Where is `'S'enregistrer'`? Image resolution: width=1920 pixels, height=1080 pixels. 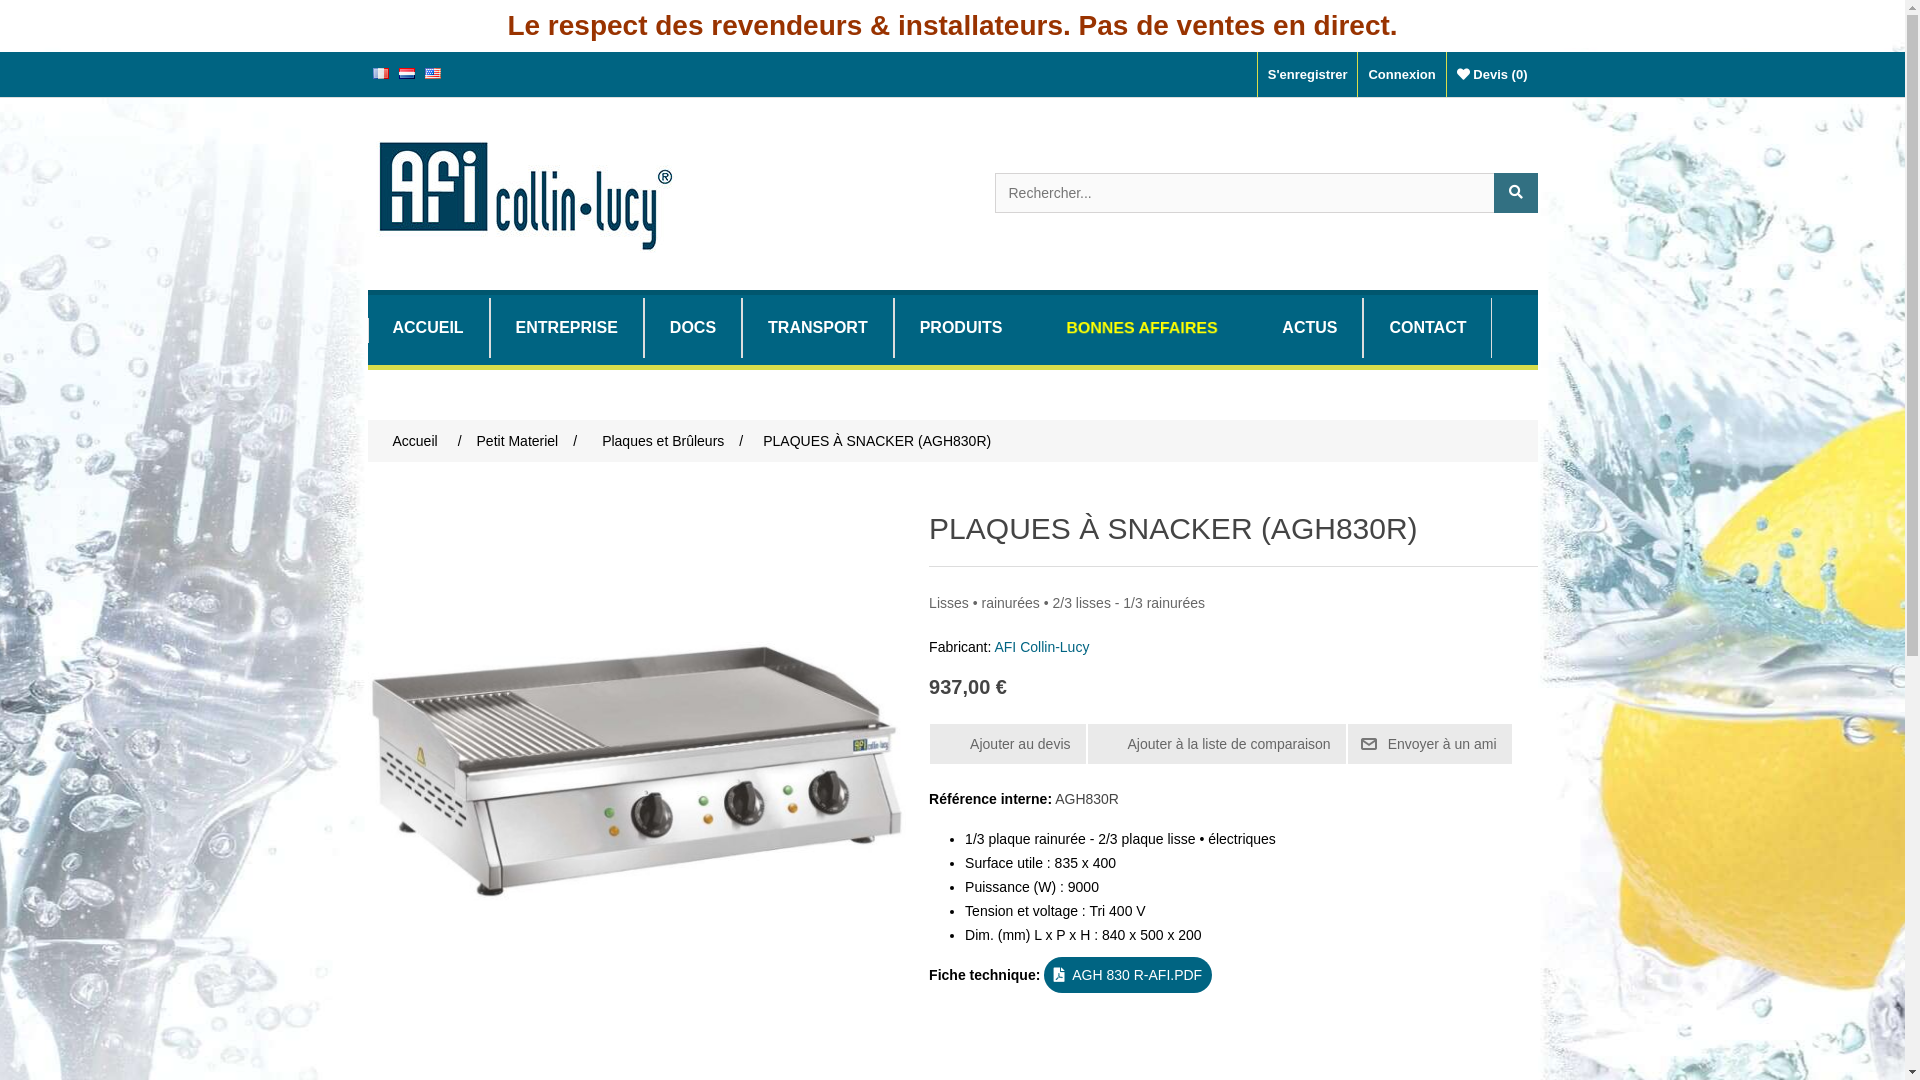 'S'enregistrer' is located at coordinates (1256, 73).